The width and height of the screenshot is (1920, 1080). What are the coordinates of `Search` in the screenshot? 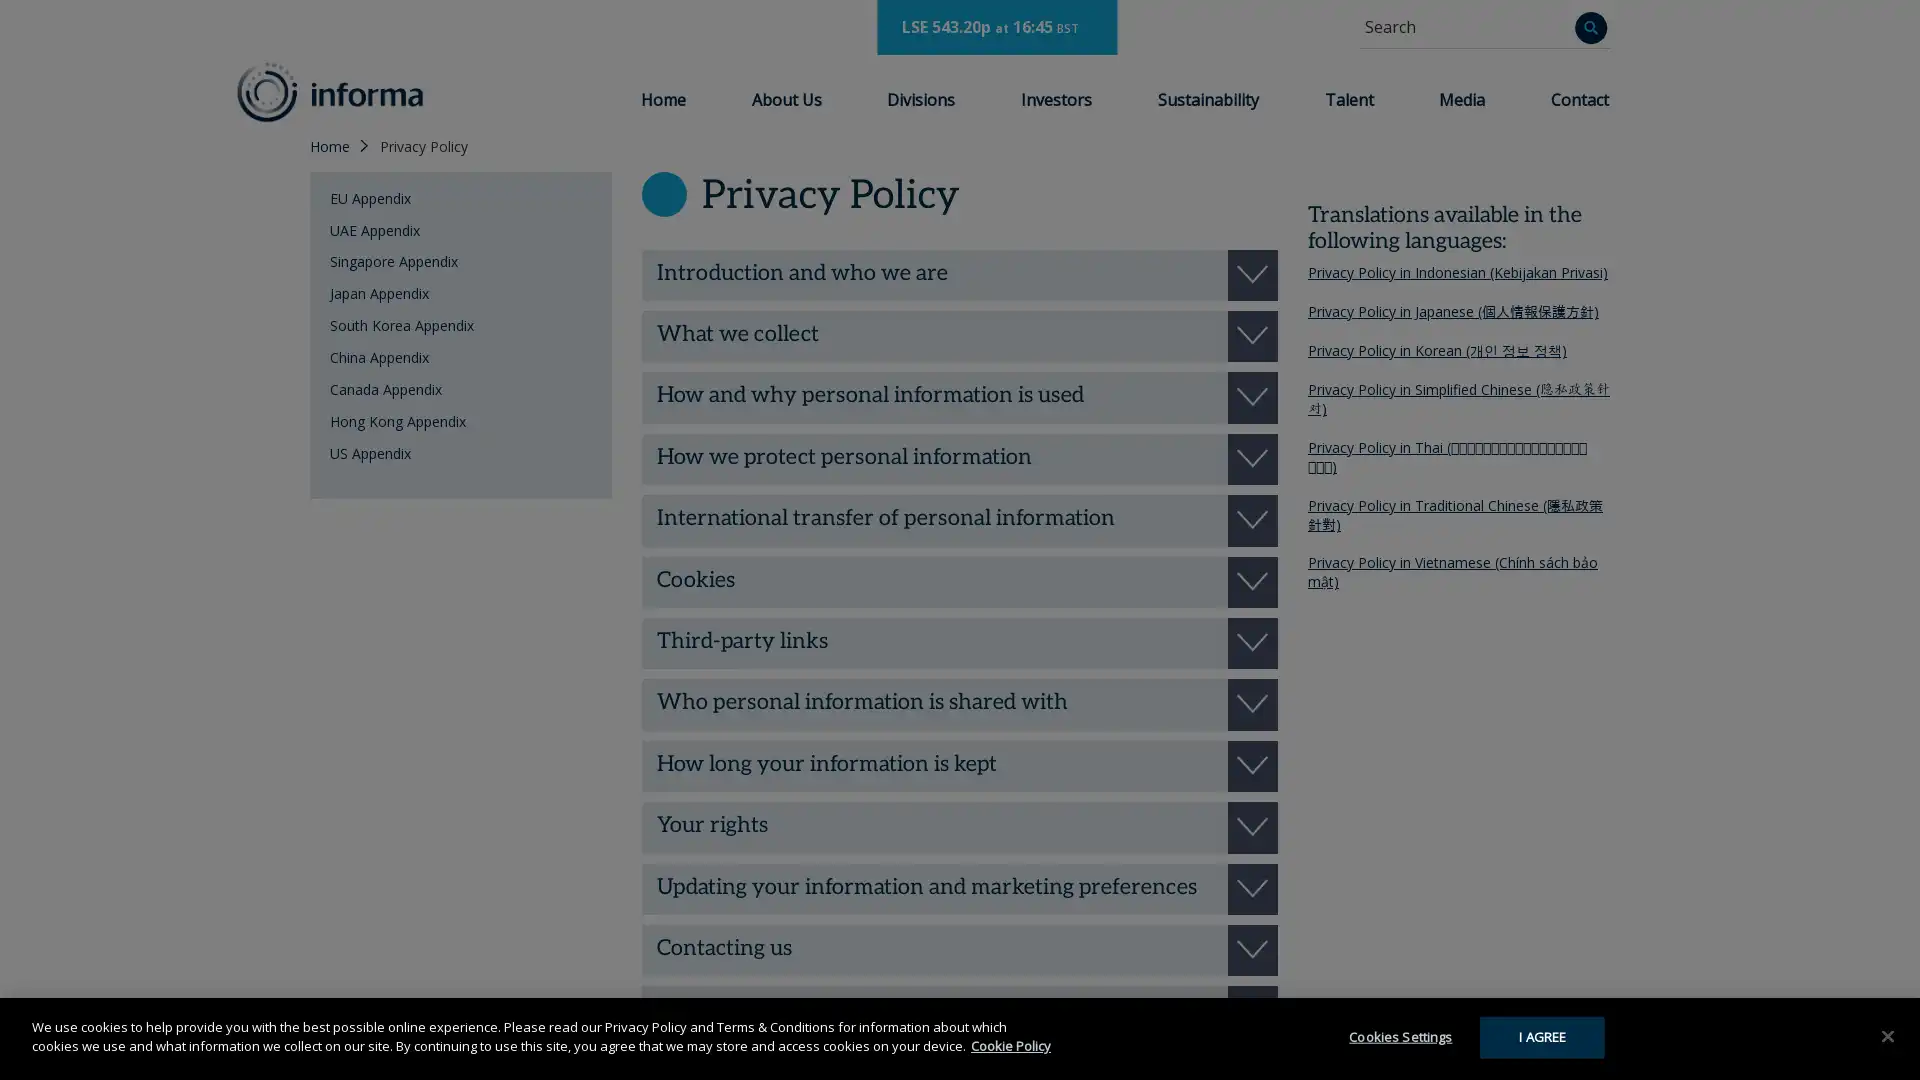 It's located at (1590, 28).